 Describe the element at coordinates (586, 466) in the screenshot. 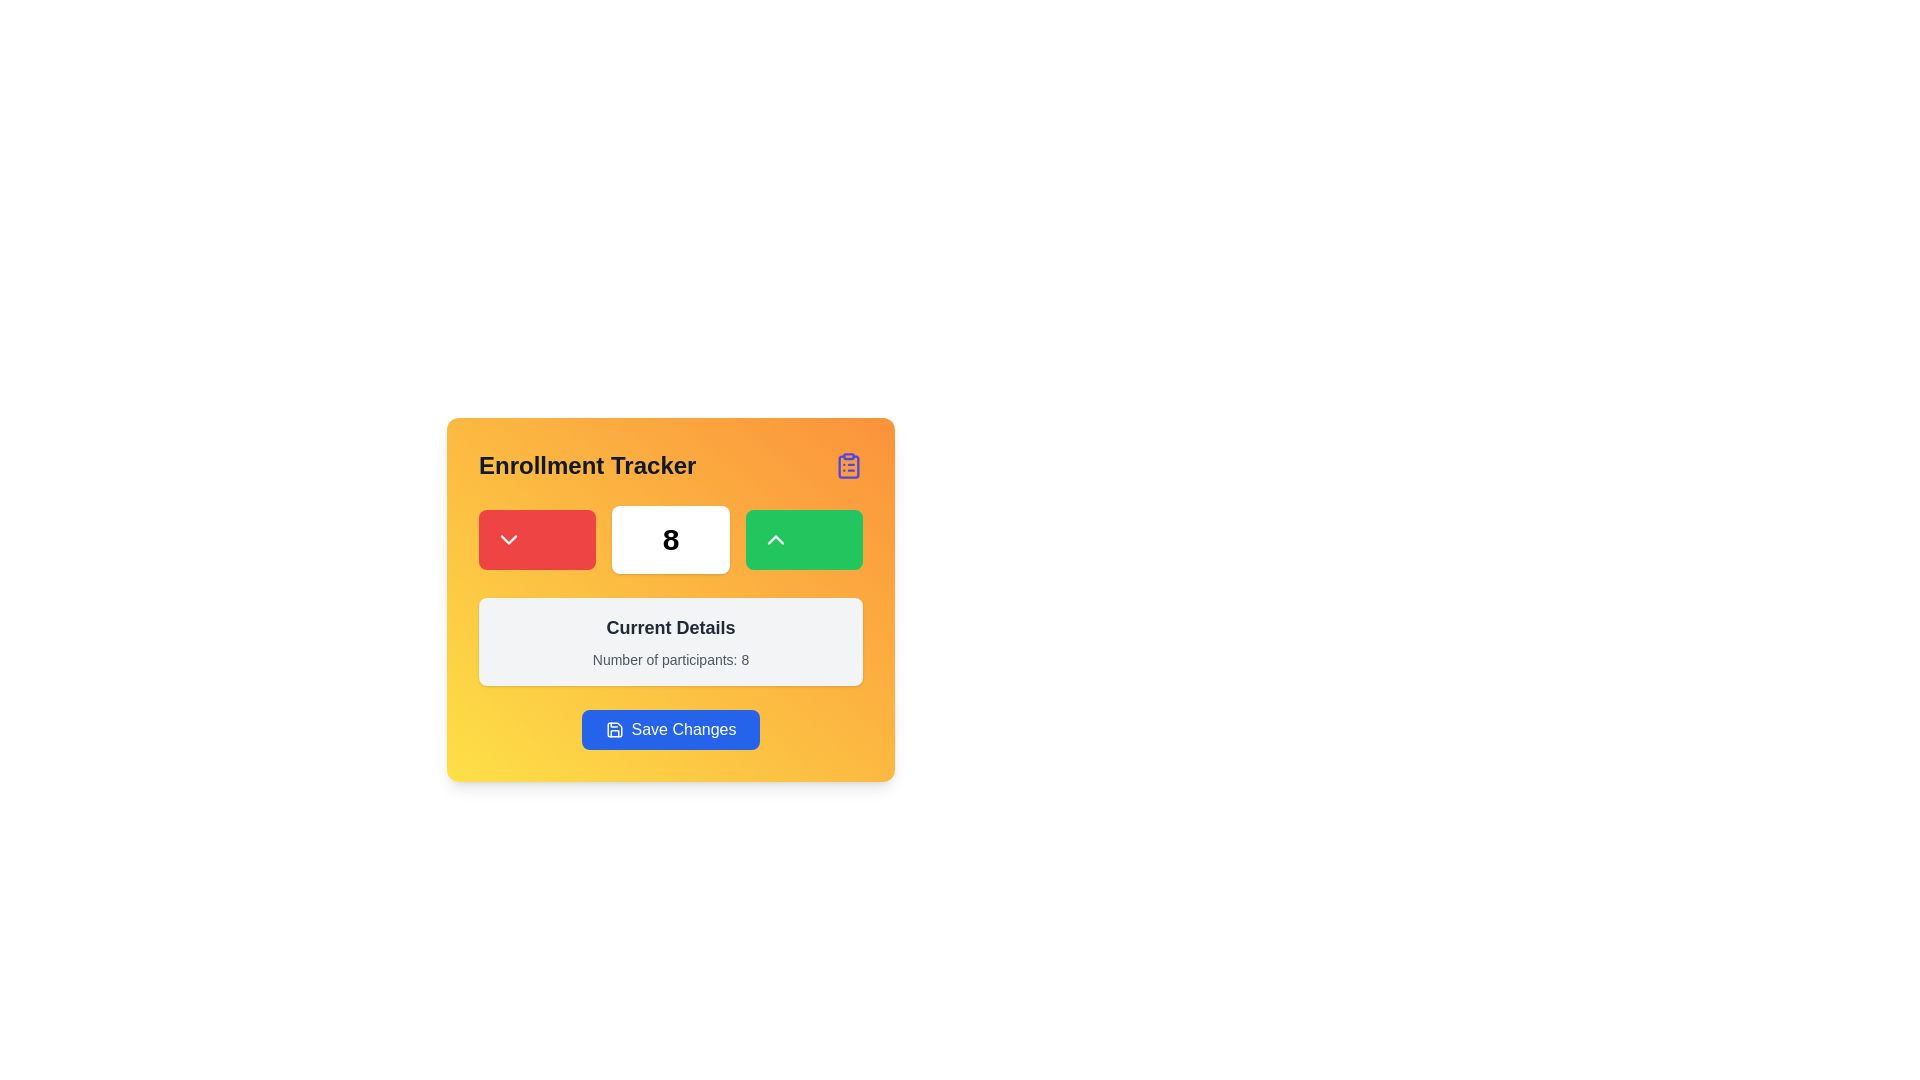

I see `the Text Label that serves as the title or header for the enrollment tracking card, which is located in the upper section of the card and aligned to the left` at that location.